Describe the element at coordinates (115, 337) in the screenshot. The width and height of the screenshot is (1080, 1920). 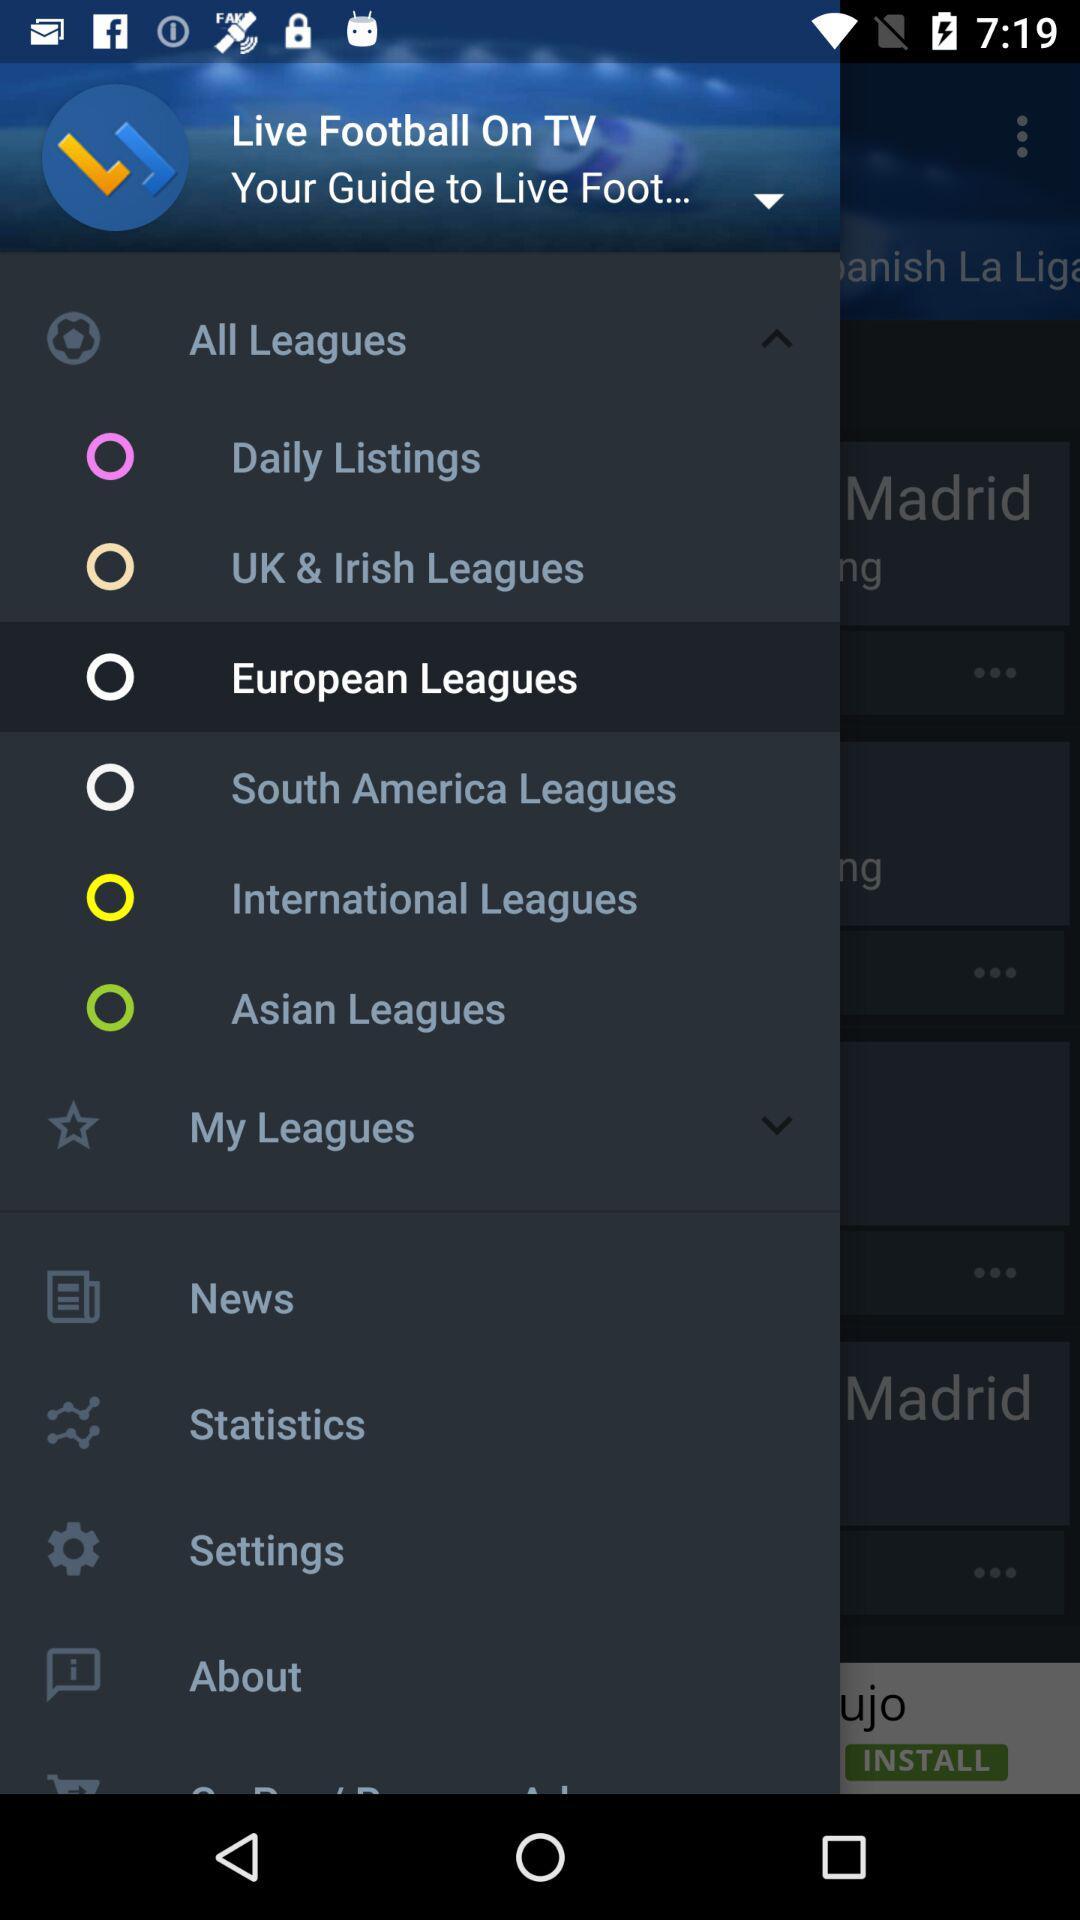
I see `icon which is left to all leagues` at that location.